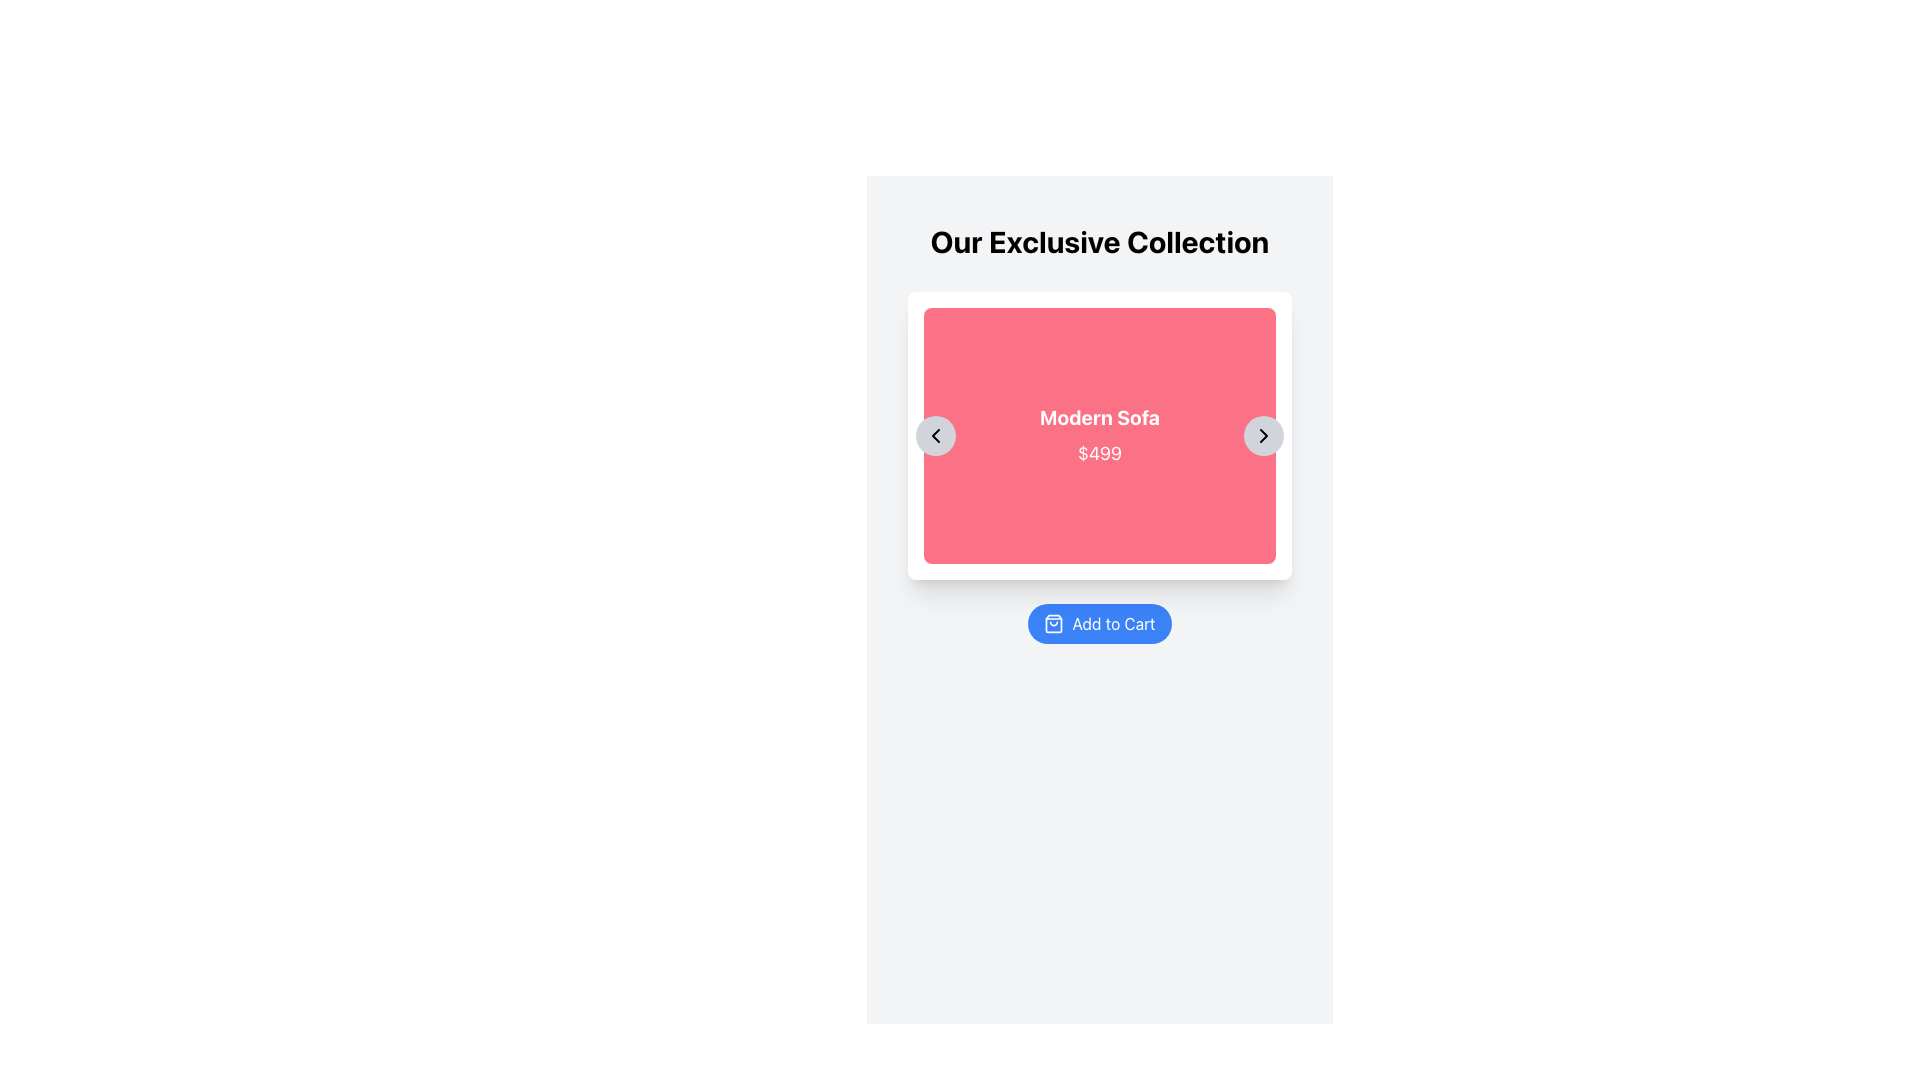  Describe the element at coordinates (1098, 454) in the screenshot. I see `the text label displaying the price '$499', which is styled with a large, white font against a red background and located below the text 'Modern Sofa'` at that location.